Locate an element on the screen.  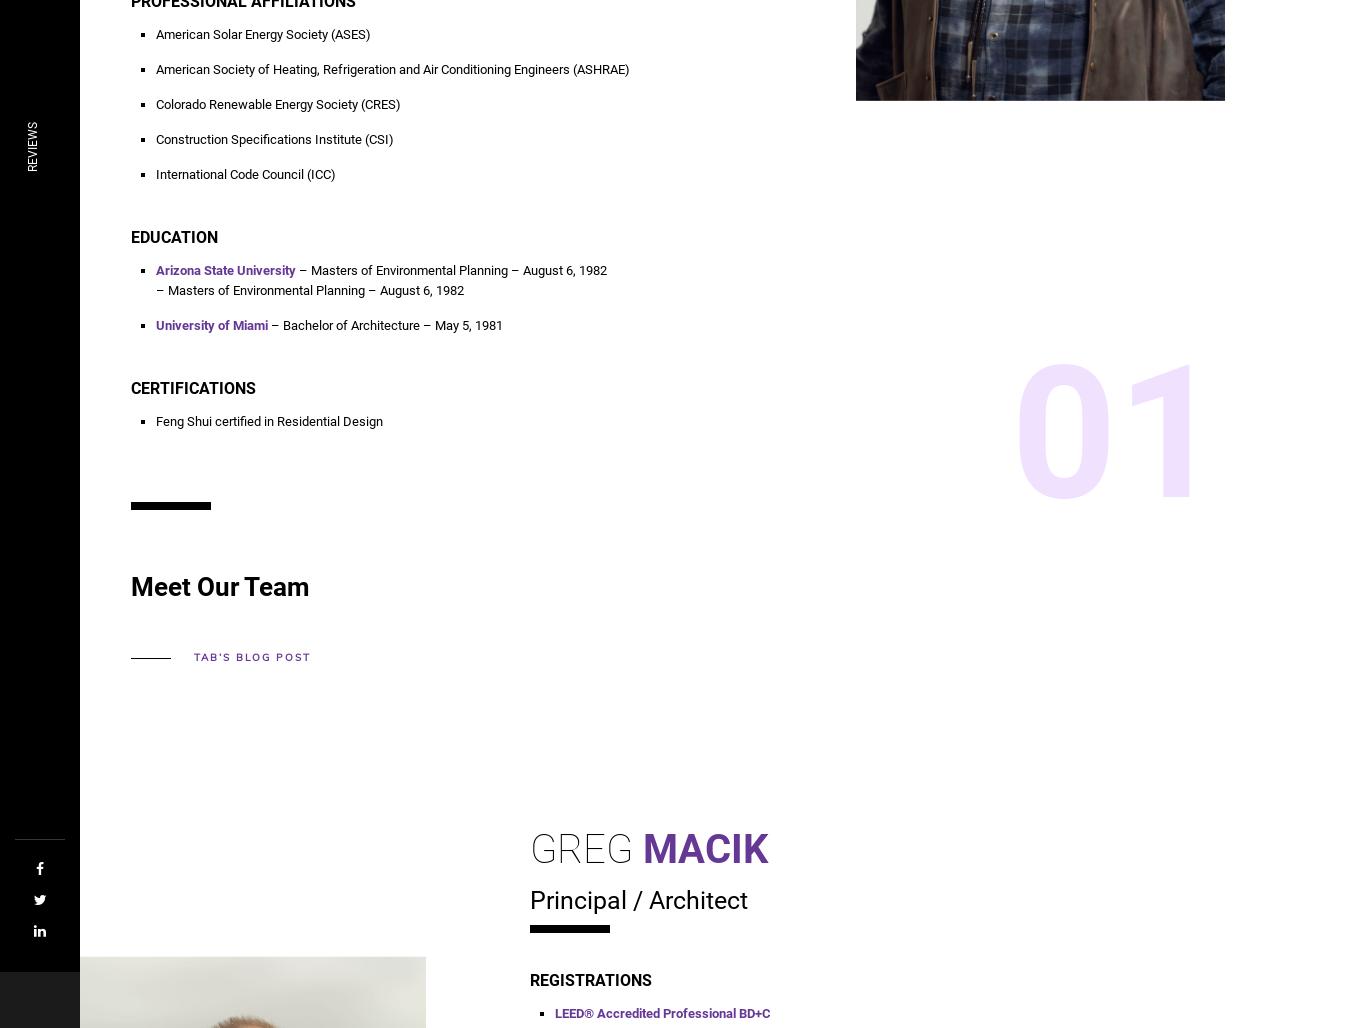
'International Code Council (ICC)' is located at coordinates (244, 174).